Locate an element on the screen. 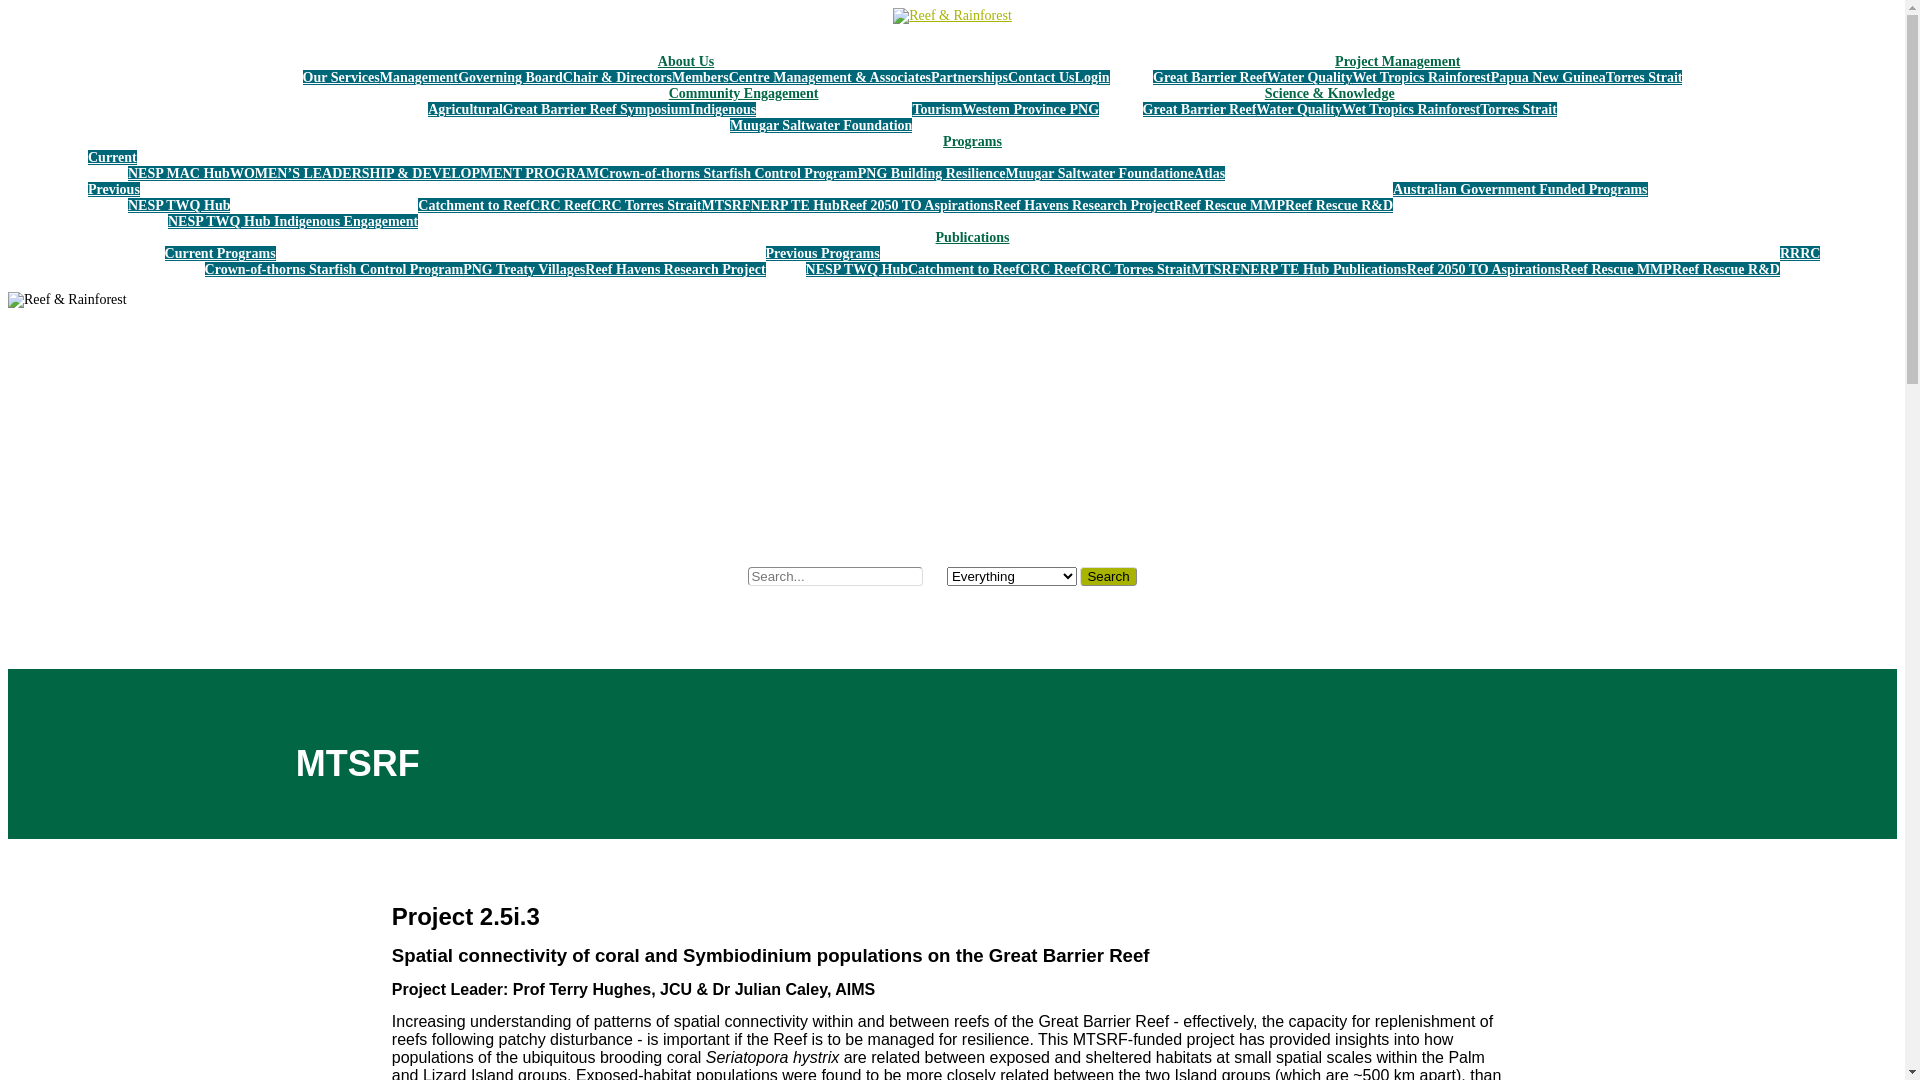 The width and height of the screenshot is (1920, 1080). 'Australian Government Funded Programs' is located at coordinates (1520, 189).